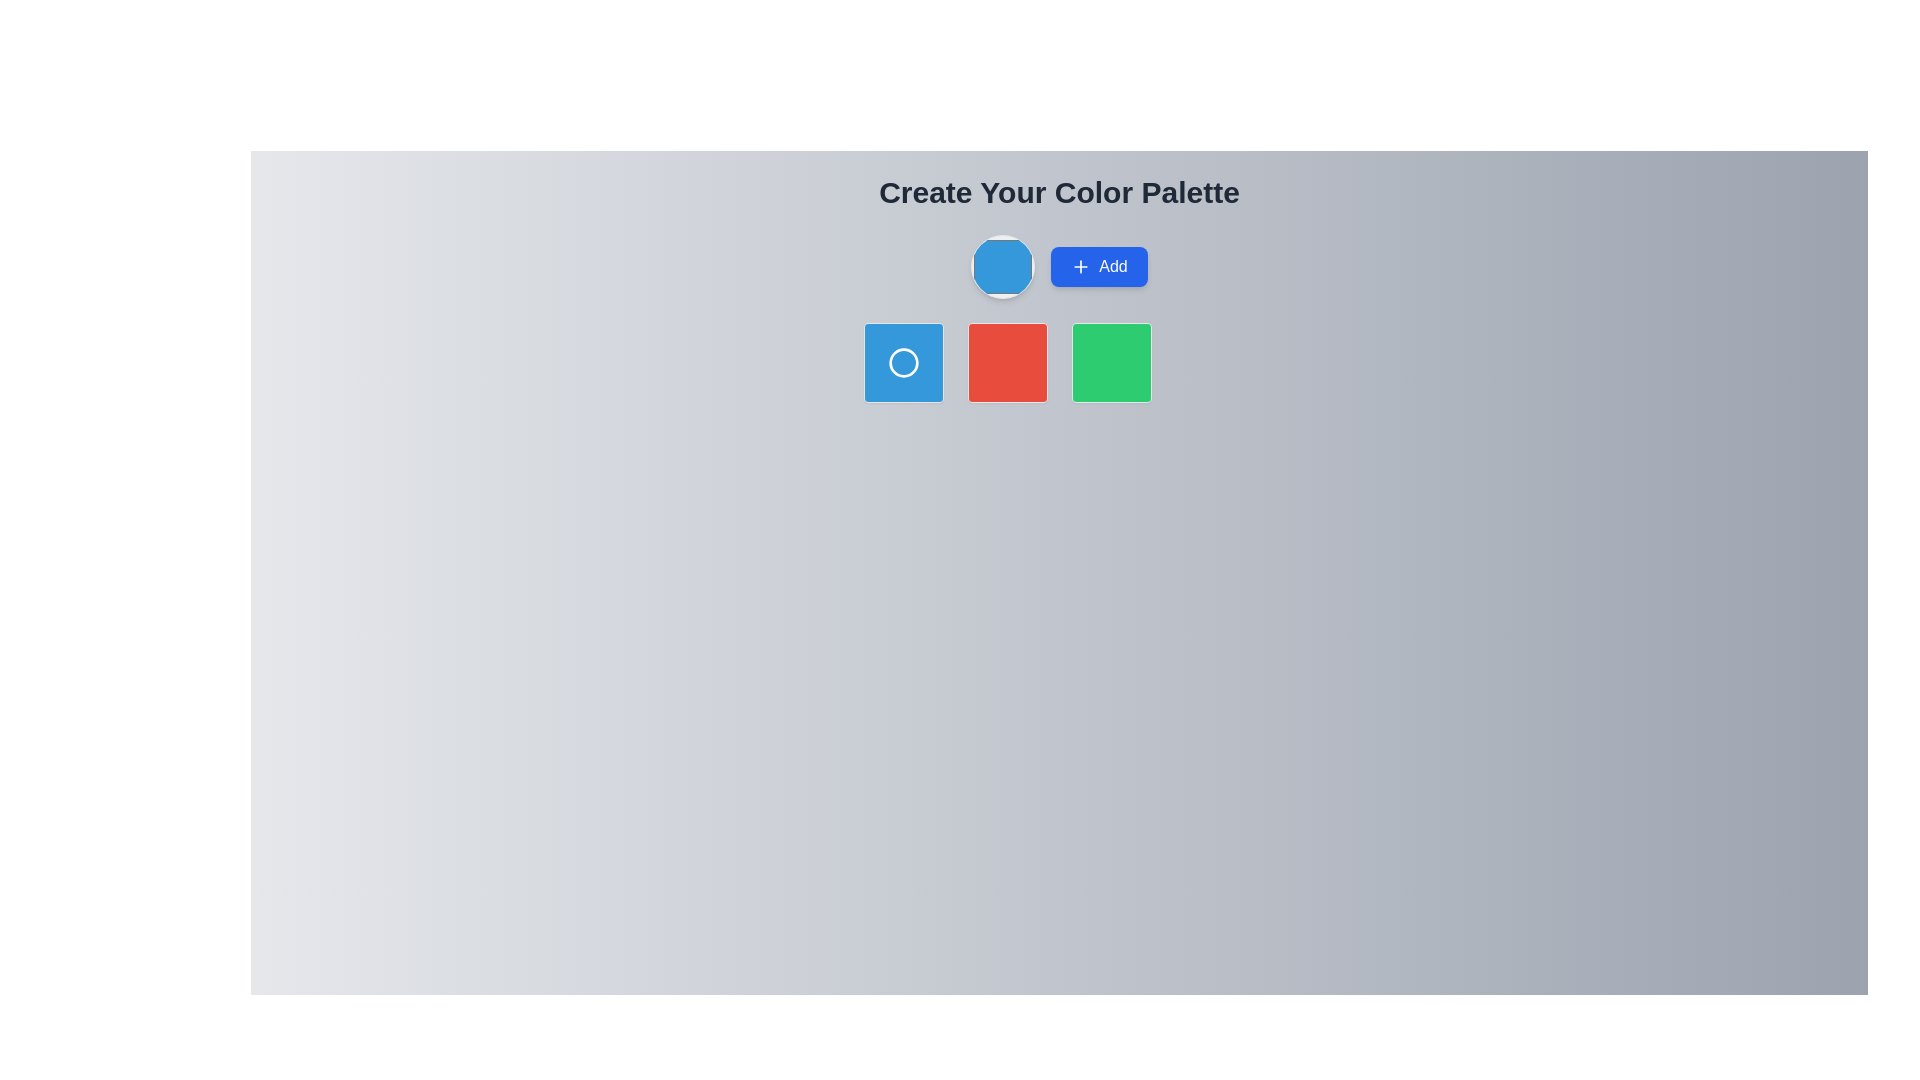 The width and height of the screenshot is (1920, 1080). I want to click on the color picker element, which is the first in a horizontal stack and located to the left of the 'Add' button, so click(1003, 265).